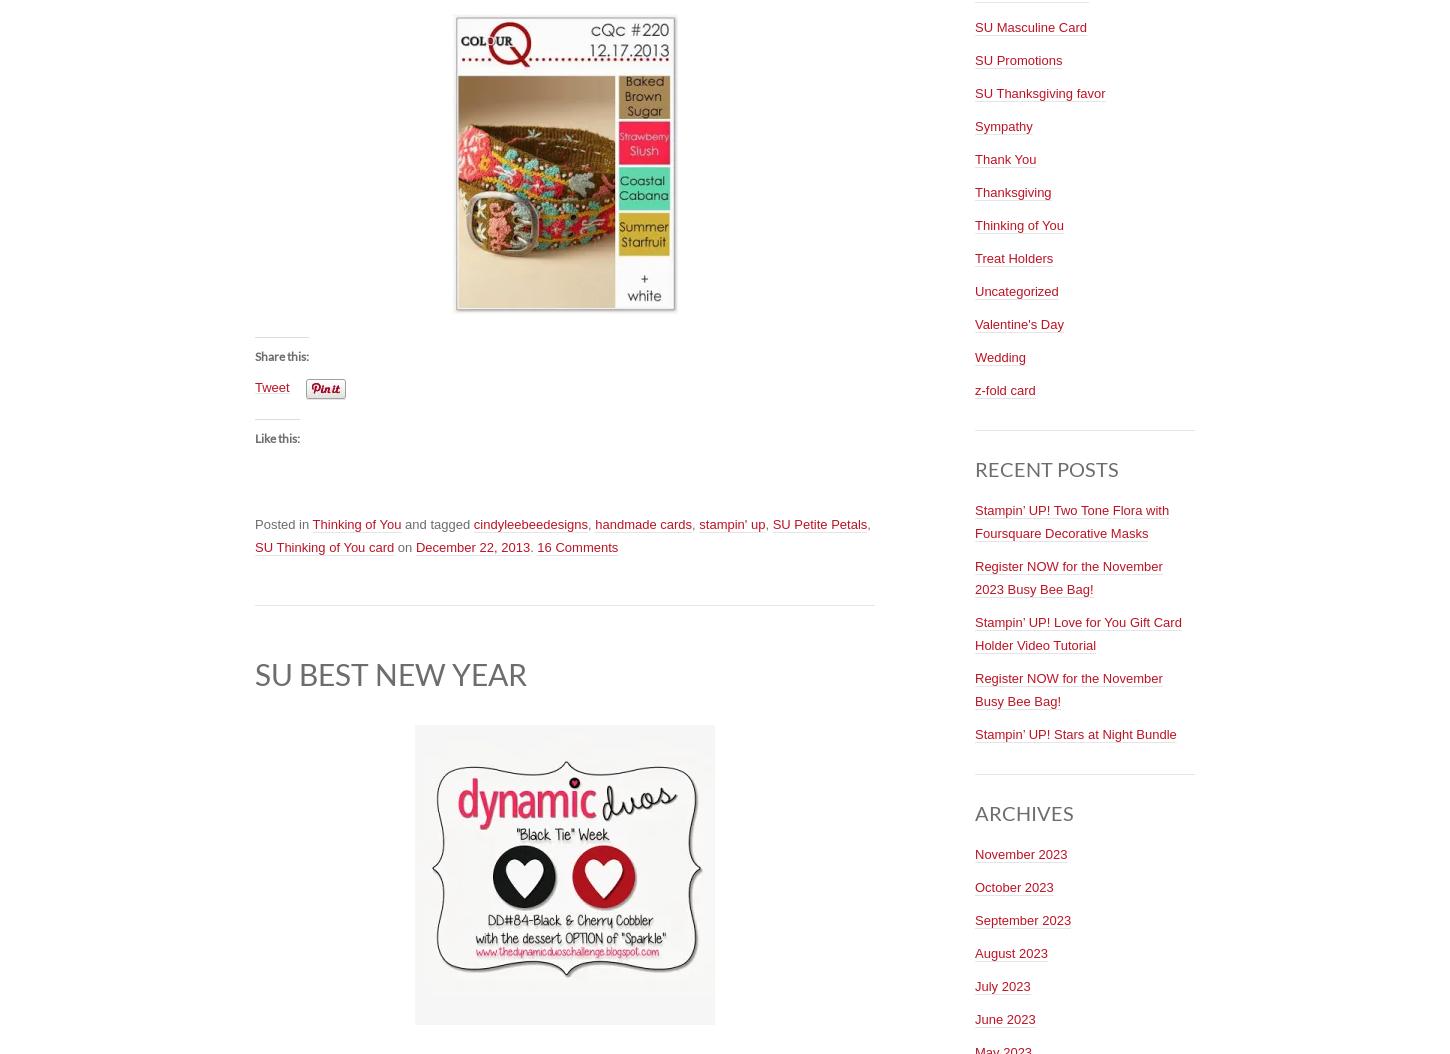 This screenshot has height=1054, width=1450. I want to click on 'SU Promotions', so click(974, 58).